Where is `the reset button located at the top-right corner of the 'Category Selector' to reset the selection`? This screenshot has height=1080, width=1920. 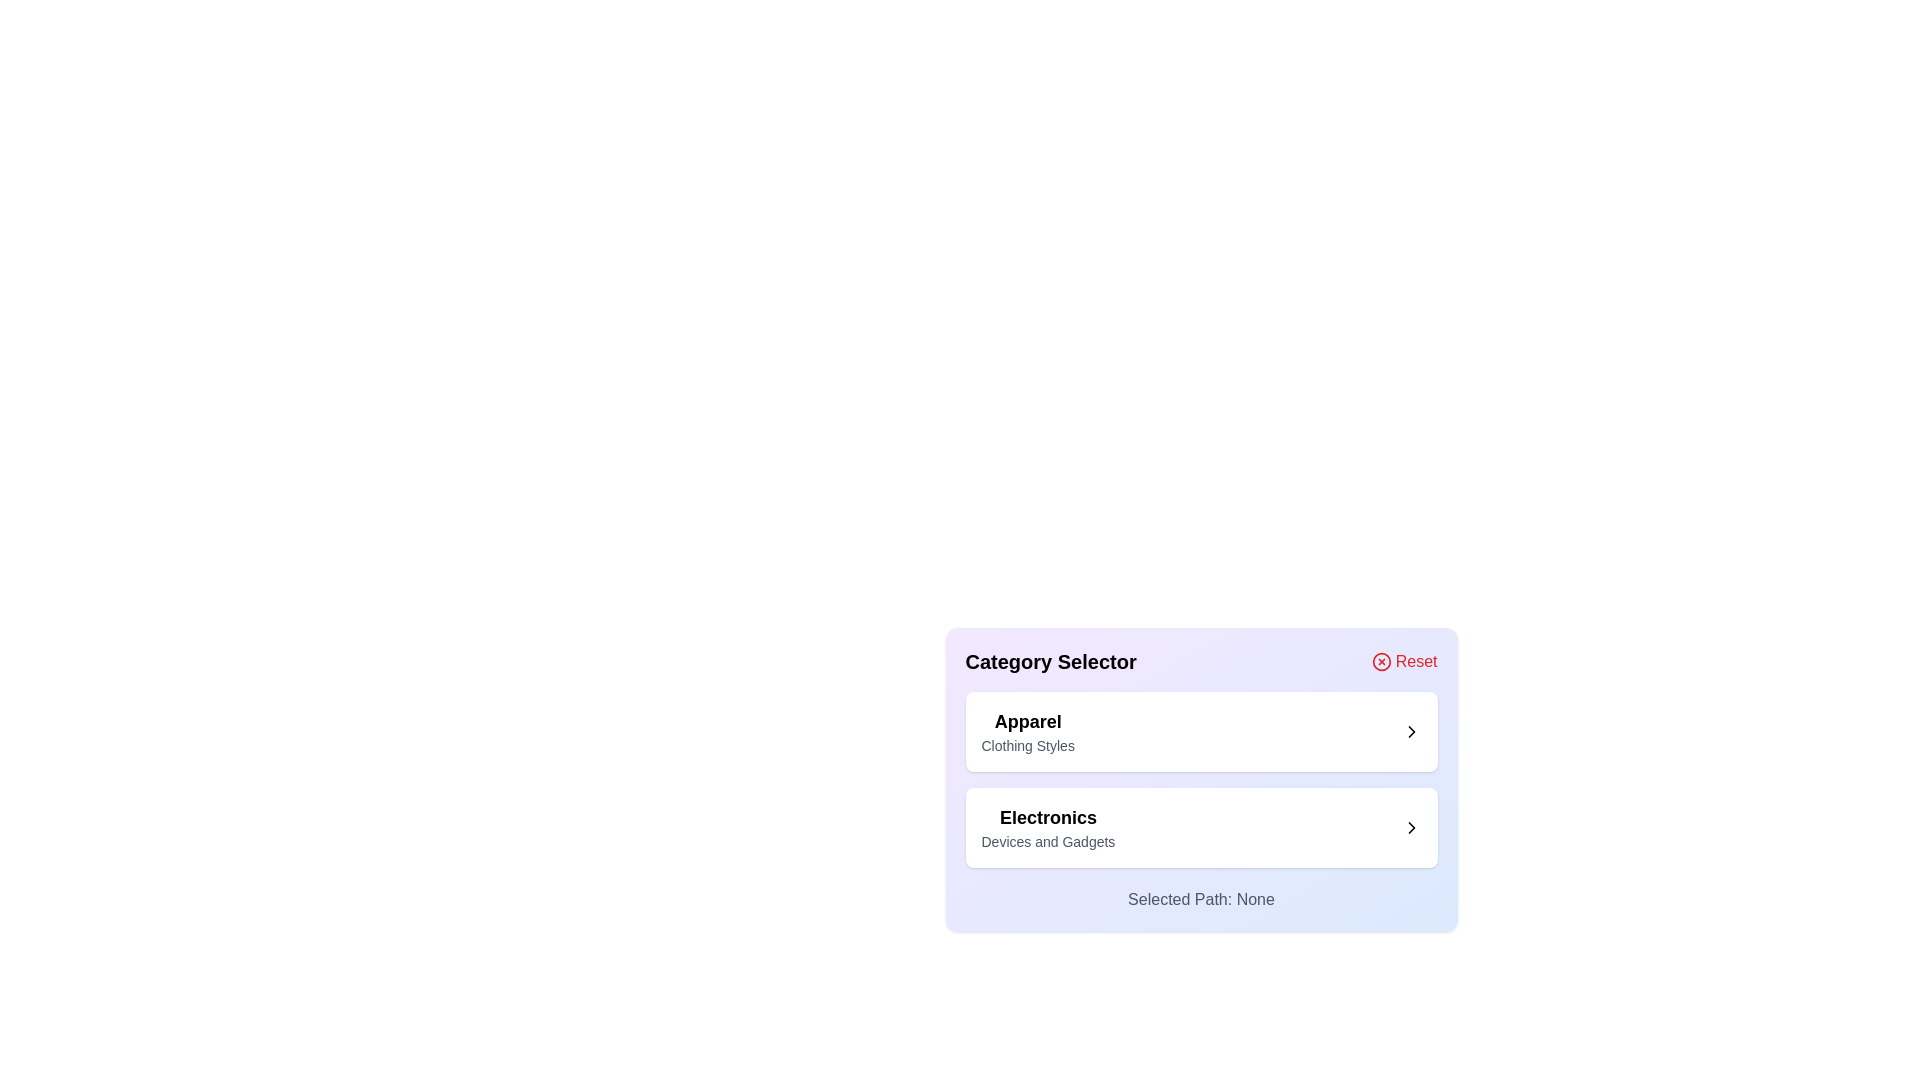 the reset button located at the top-right corner of the 'Category Selector' to reset the selection is located at coordinates (1403, 662).